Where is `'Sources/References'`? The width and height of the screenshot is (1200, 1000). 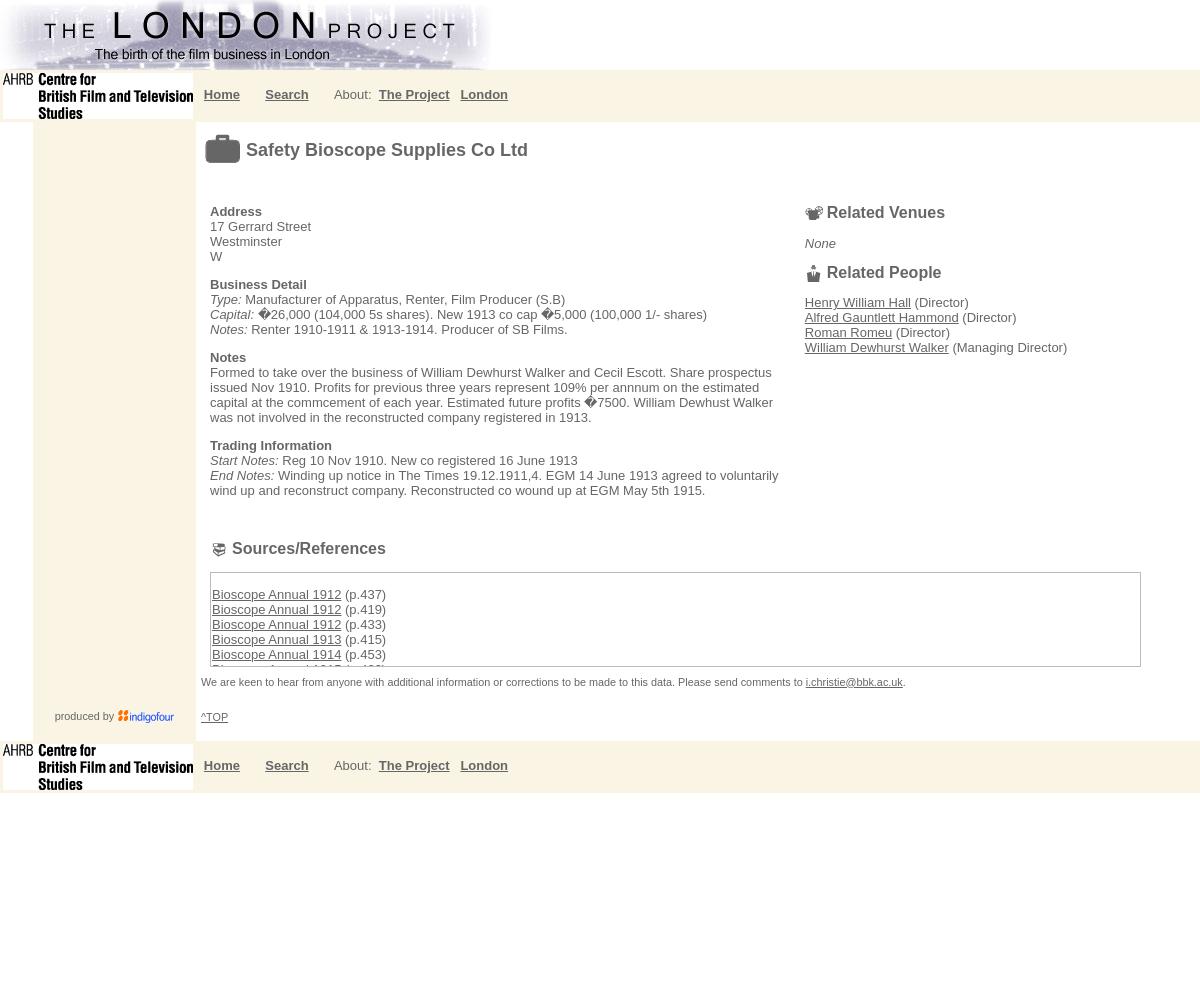
'Sources/References' is located at coordinates (308, 548).